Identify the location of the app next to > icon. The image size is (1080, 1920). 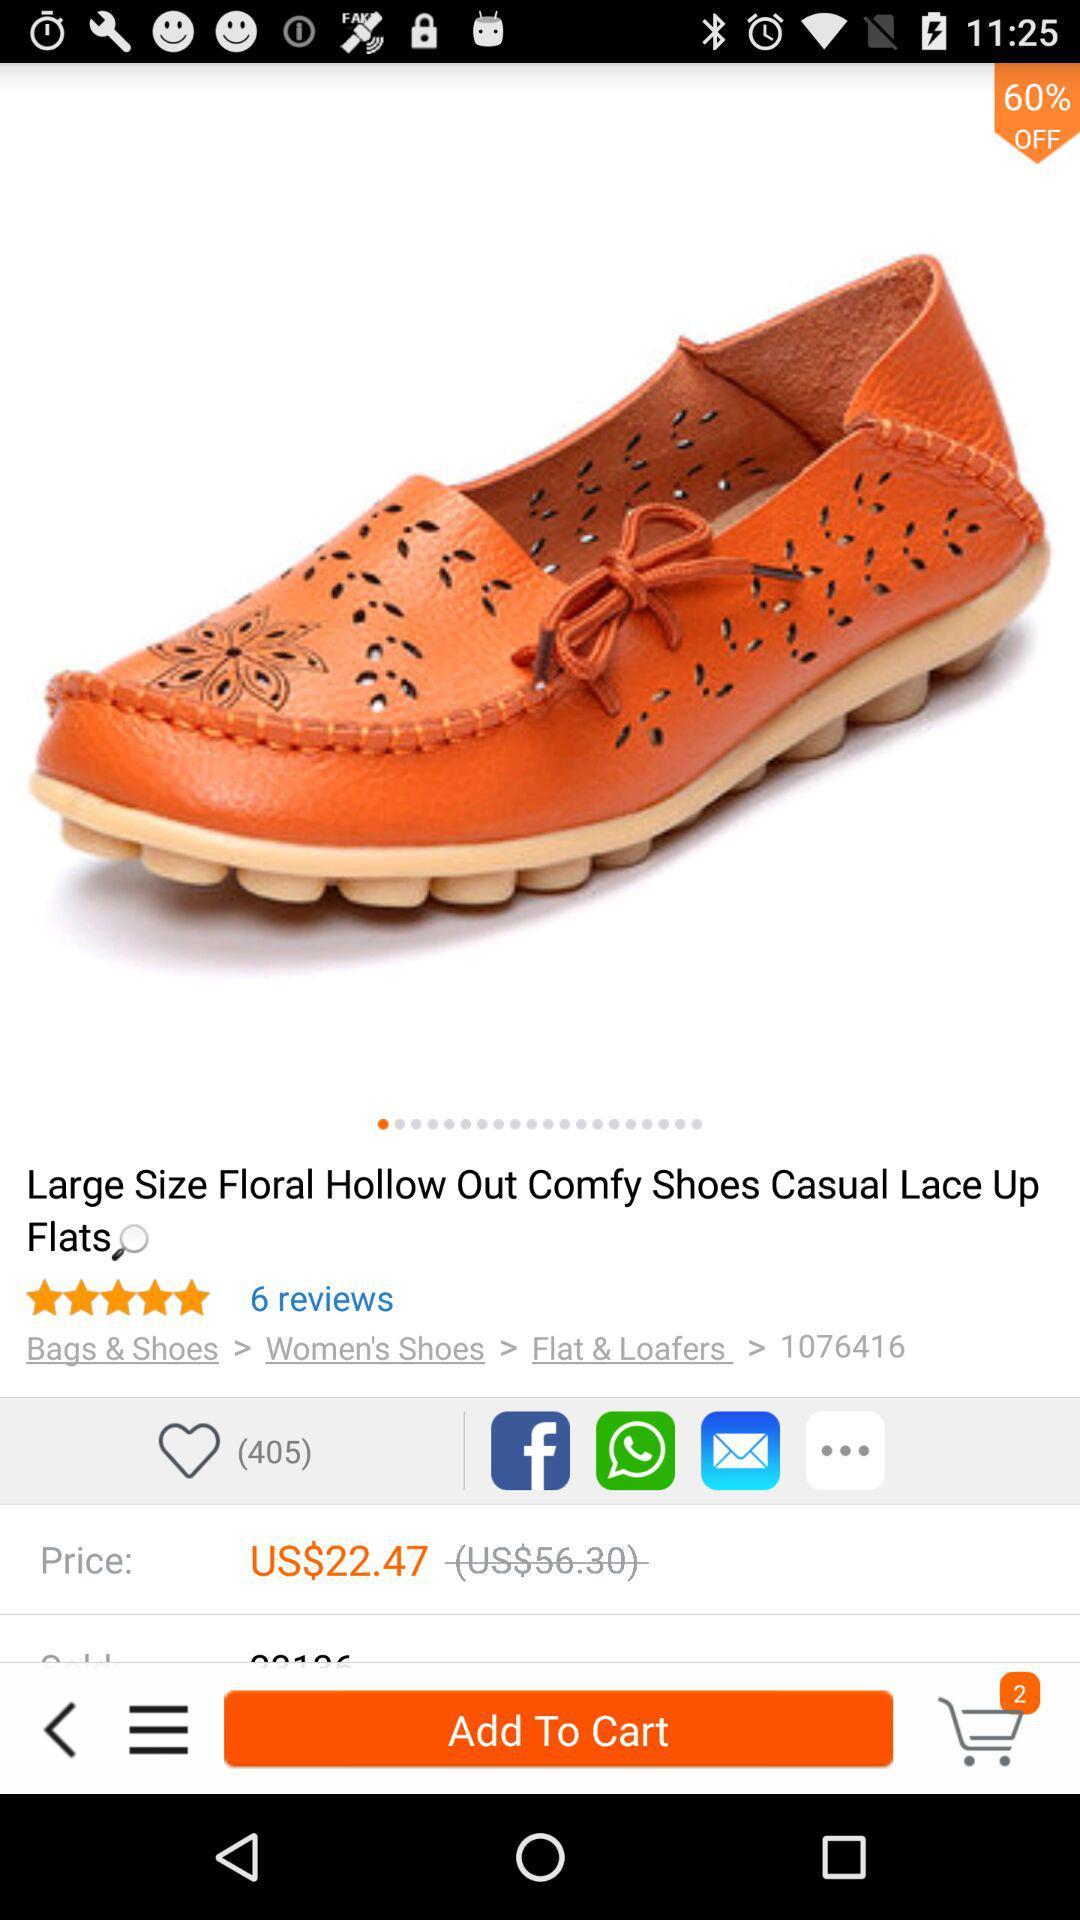
(632, 1347).